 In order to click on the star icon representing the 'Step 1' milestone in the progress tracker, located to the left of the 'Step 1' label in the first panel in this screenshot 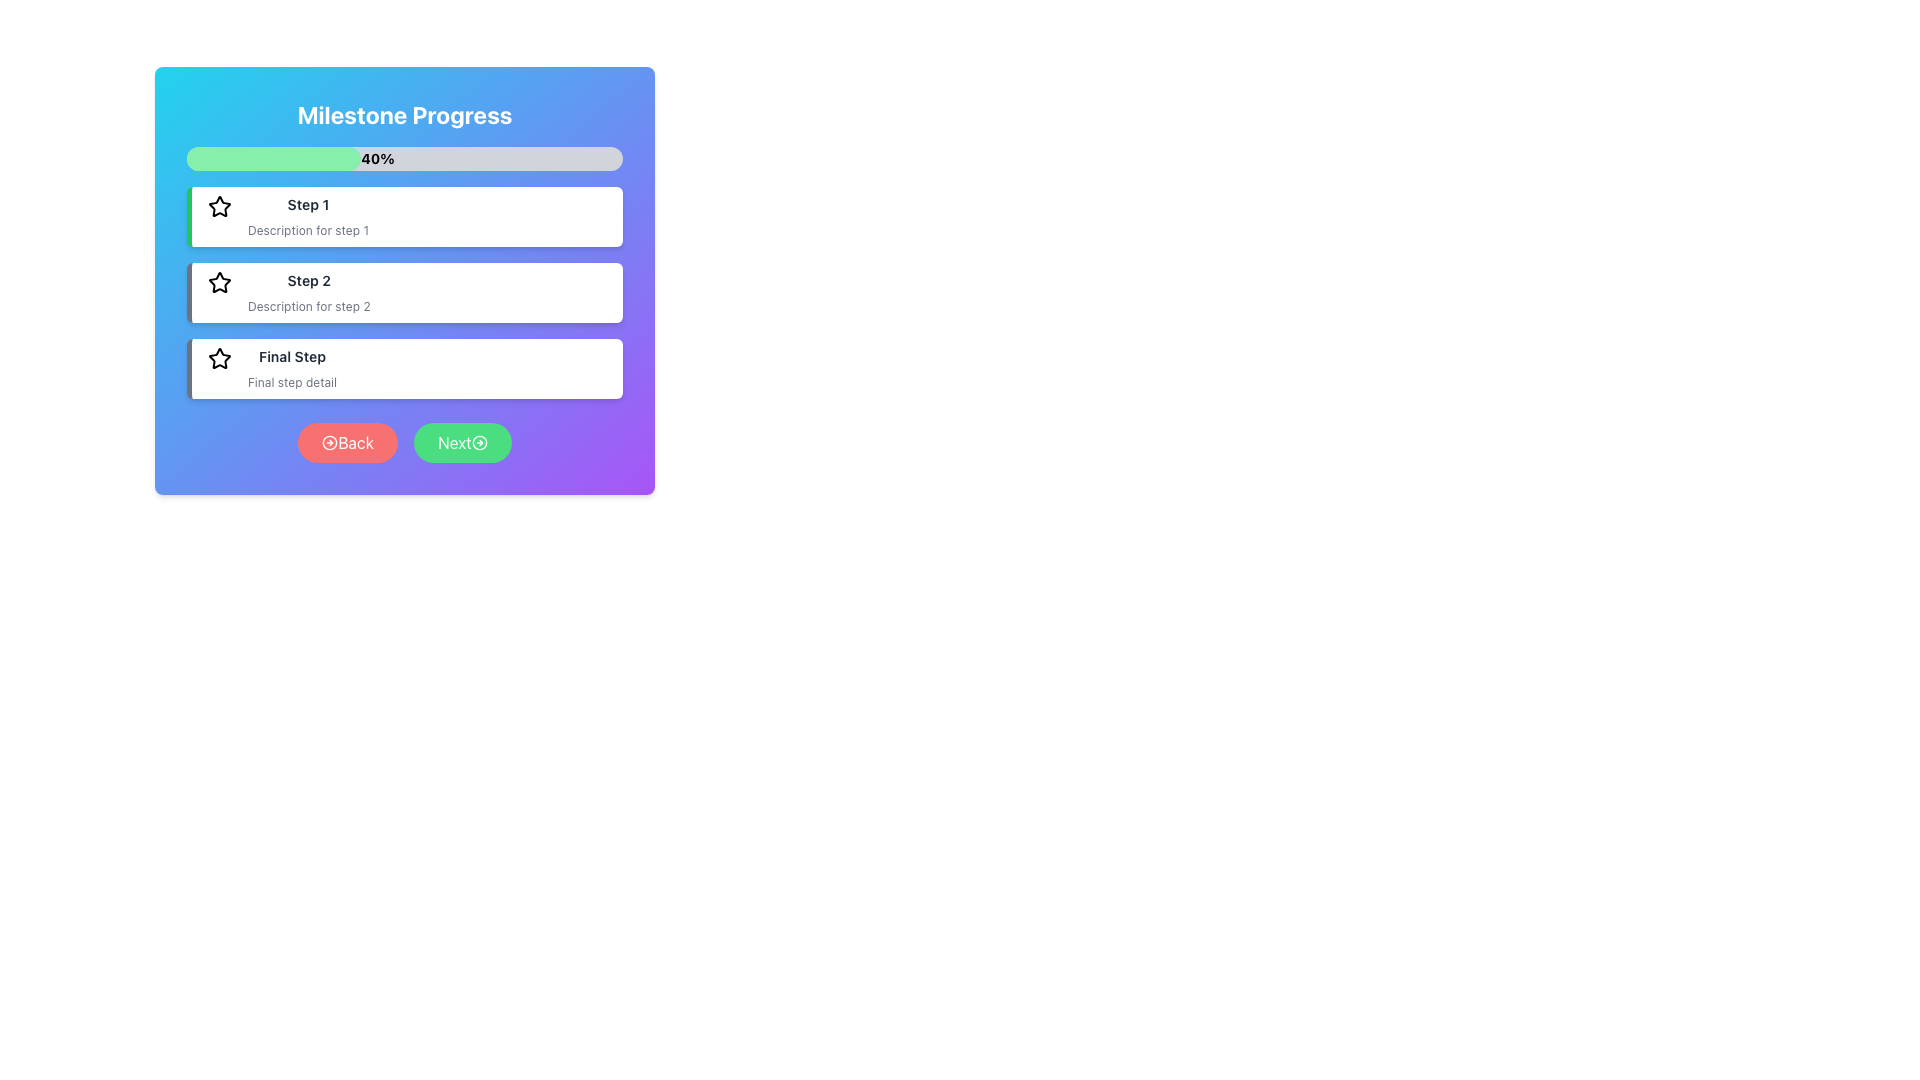, I will do `click(220, 206)`.